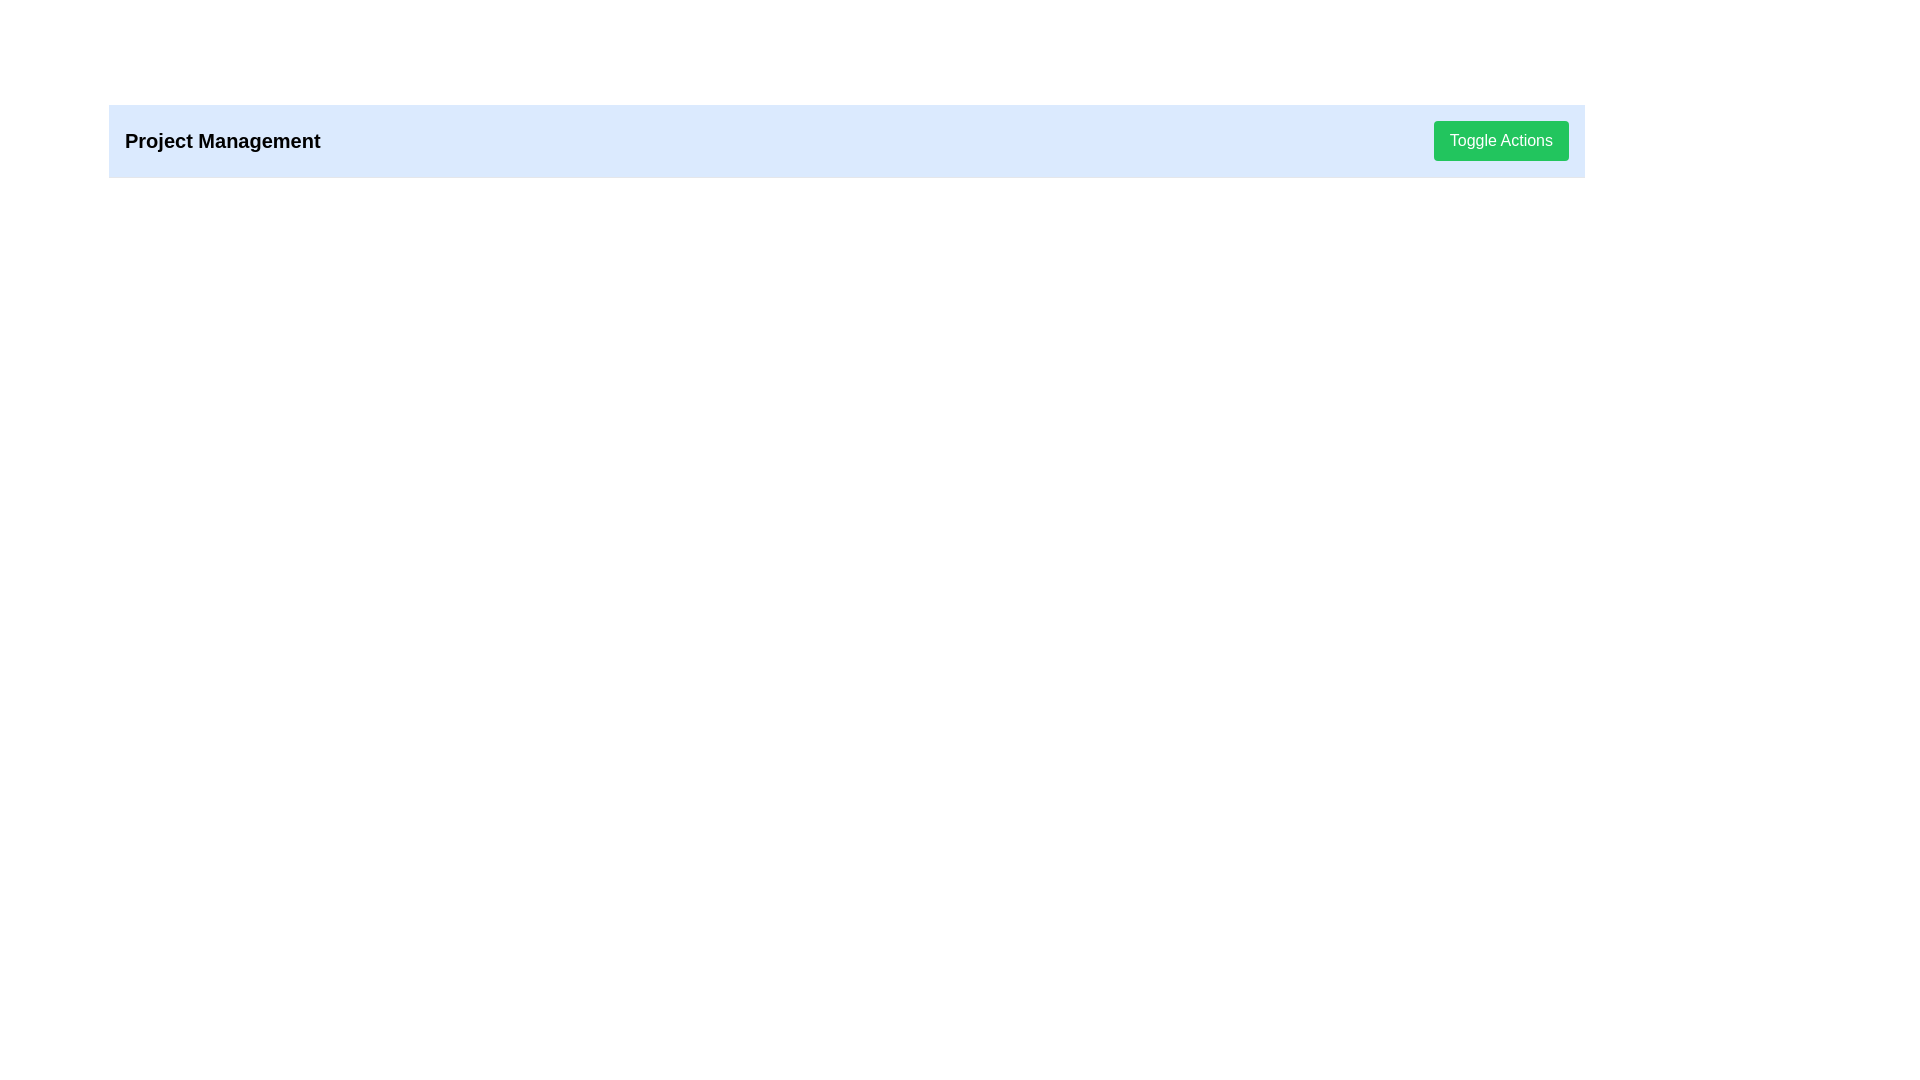  I want to click on the green button labeled 'Toggle Actions', so click(1501, 140).